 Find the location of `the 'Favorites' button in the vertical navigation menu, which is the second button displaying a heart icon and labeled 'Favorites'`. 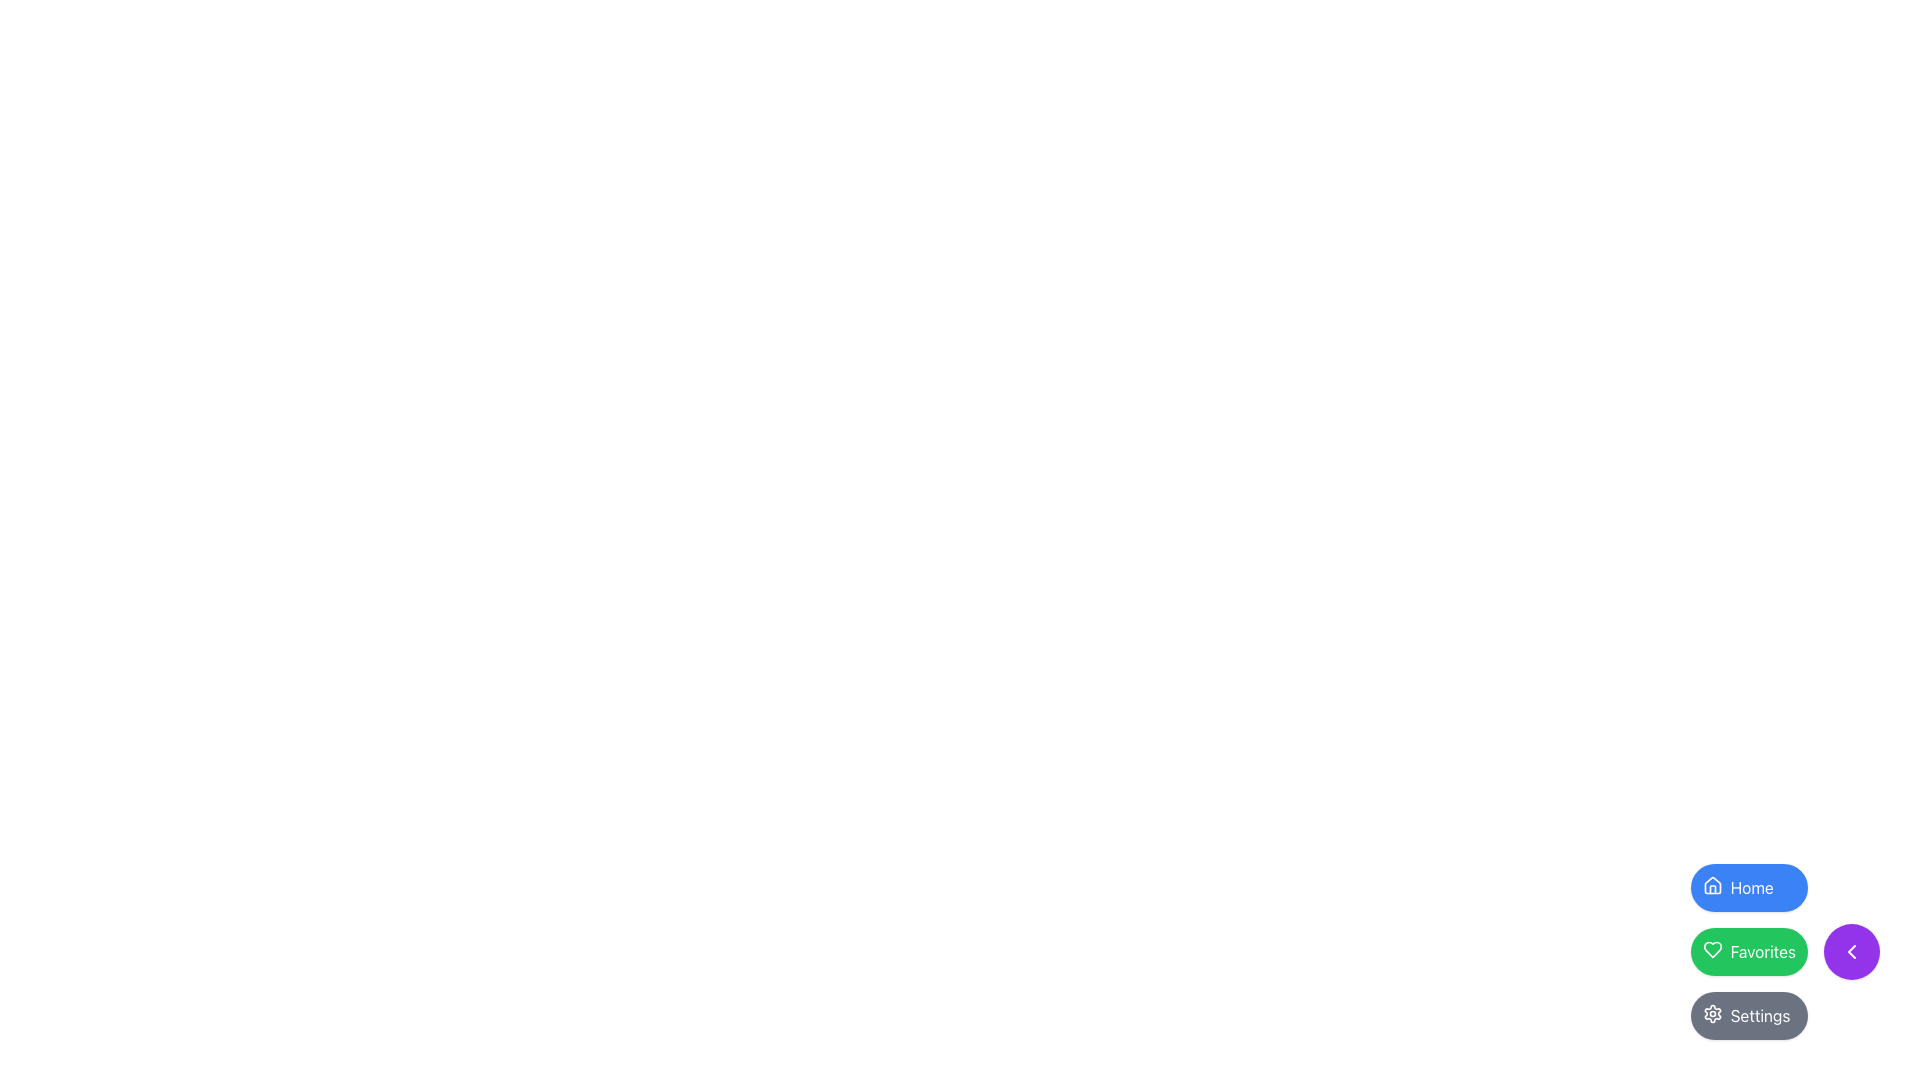

the 'Favorites' button in the vertical navigation menu, which is the second button displaying a heart icon and labeled 'Favorites' is located at coordinates (1748, 951).